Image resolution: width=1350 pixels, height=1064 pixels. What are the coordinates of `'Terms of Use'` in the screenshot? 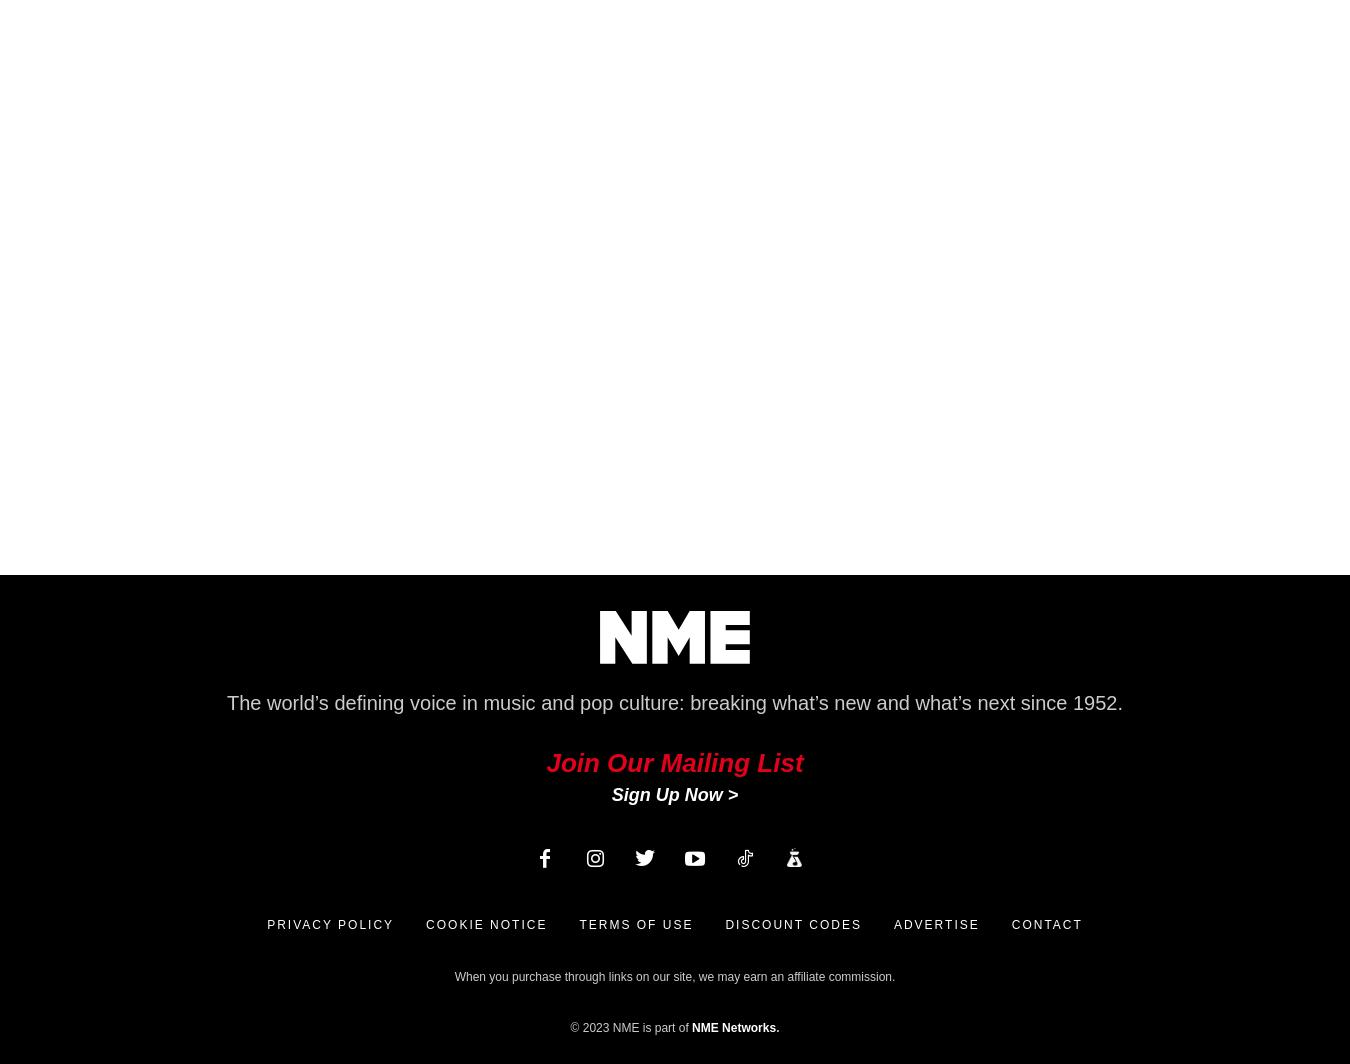 It's located at (635, 925).